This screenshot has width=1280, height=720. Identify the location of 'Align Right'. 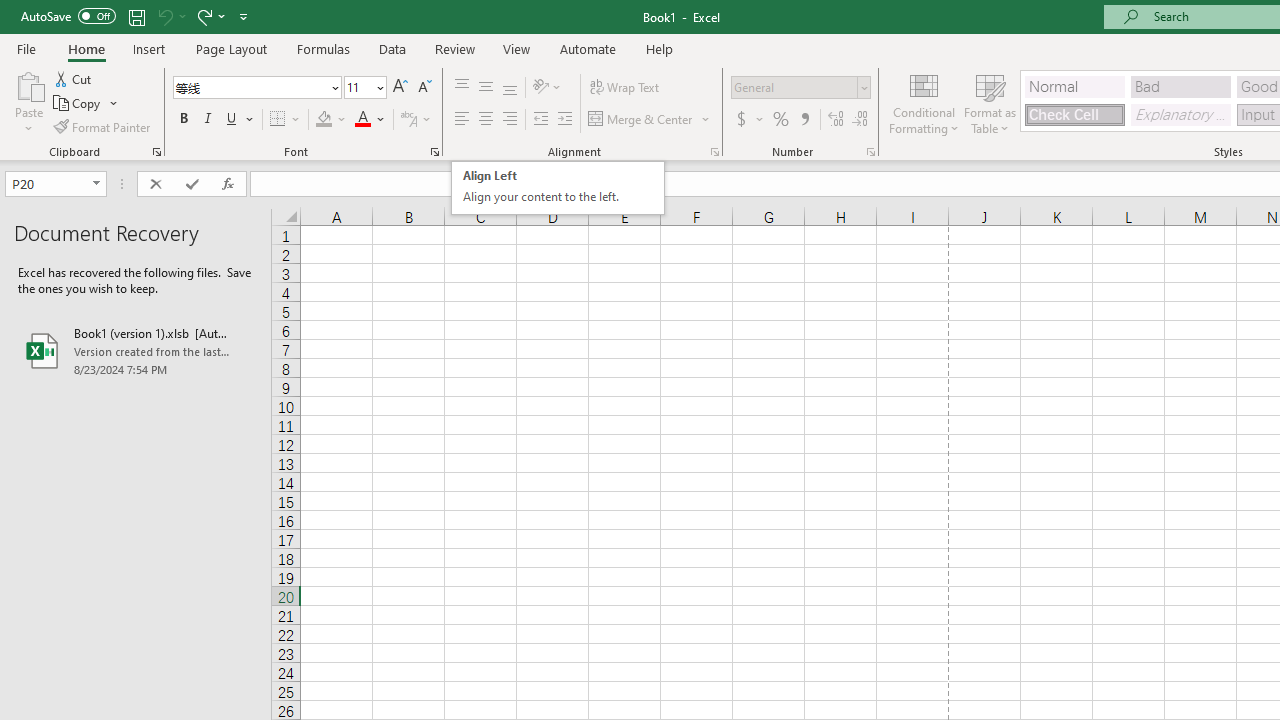
(510, 119).